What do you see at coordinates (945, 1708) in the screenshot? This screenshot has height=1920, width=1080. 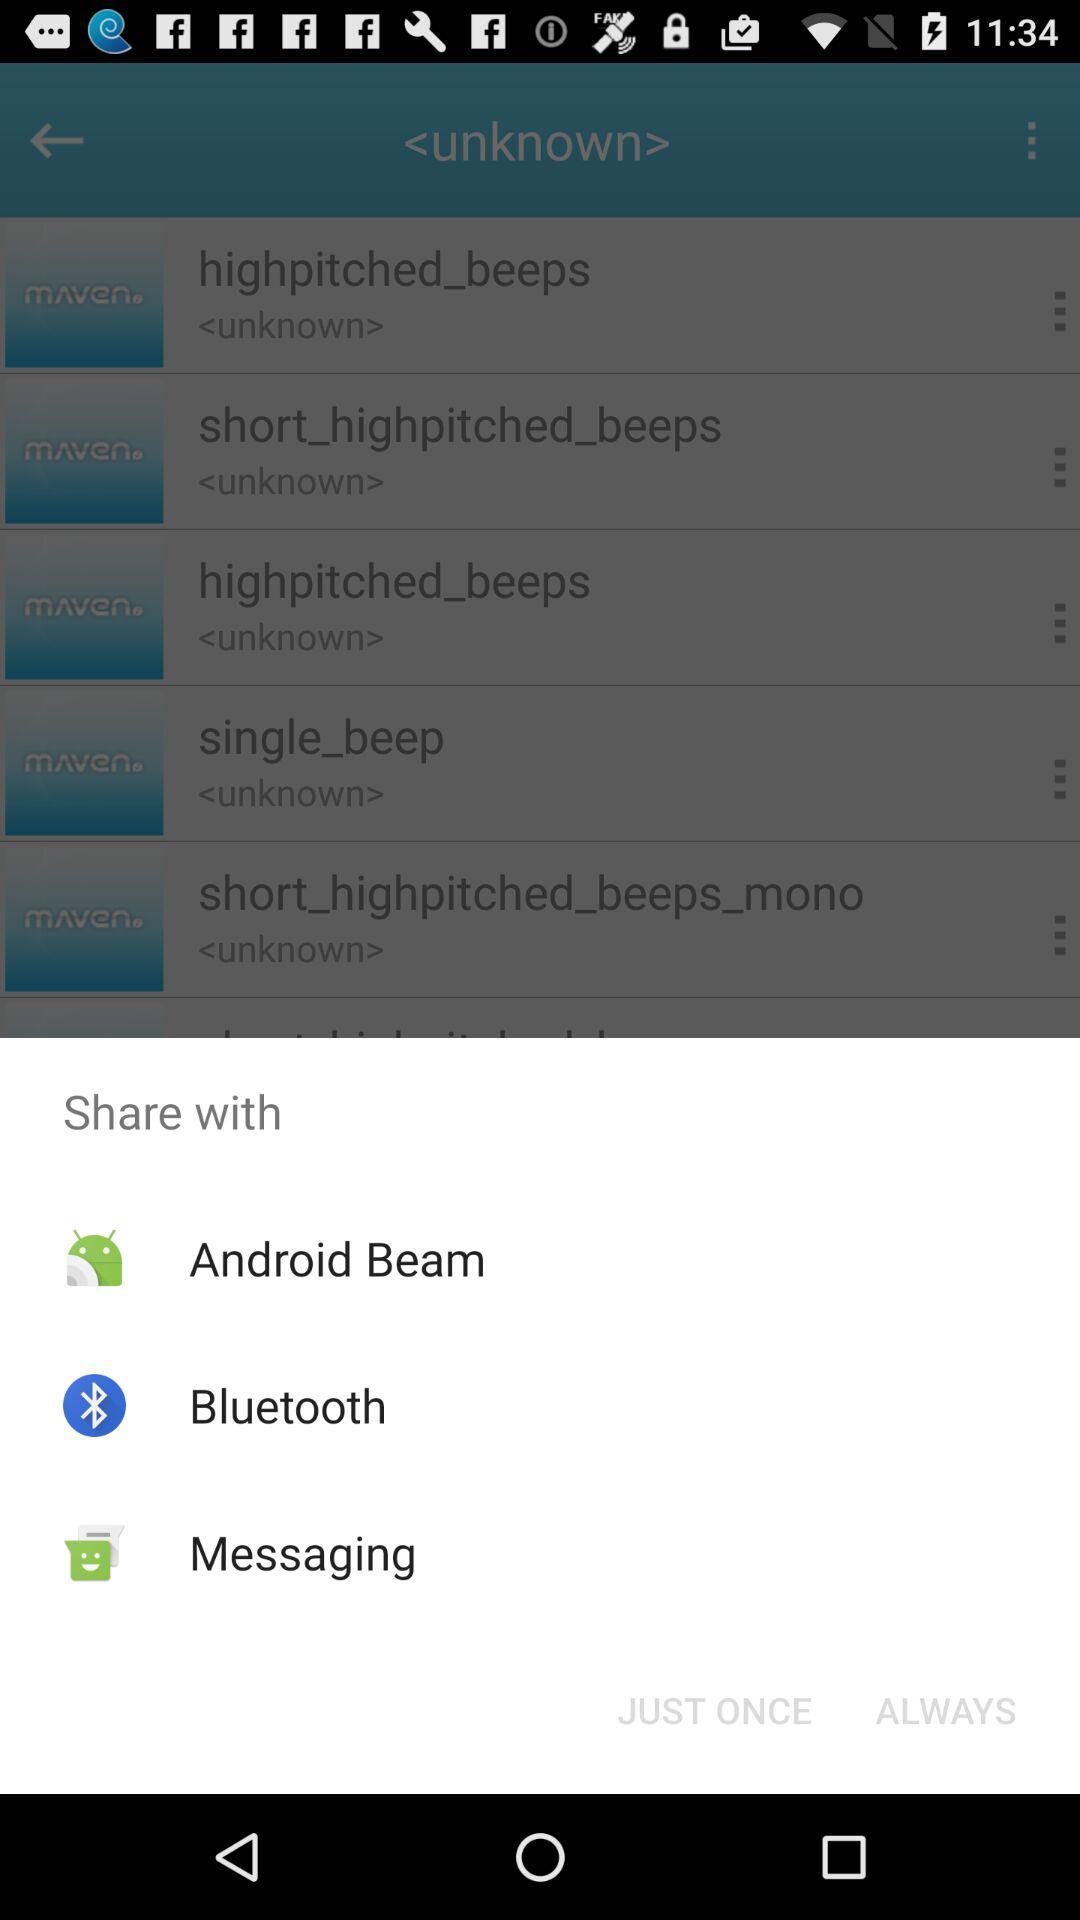 I see `the always item` at bounding box center [945, 1708].